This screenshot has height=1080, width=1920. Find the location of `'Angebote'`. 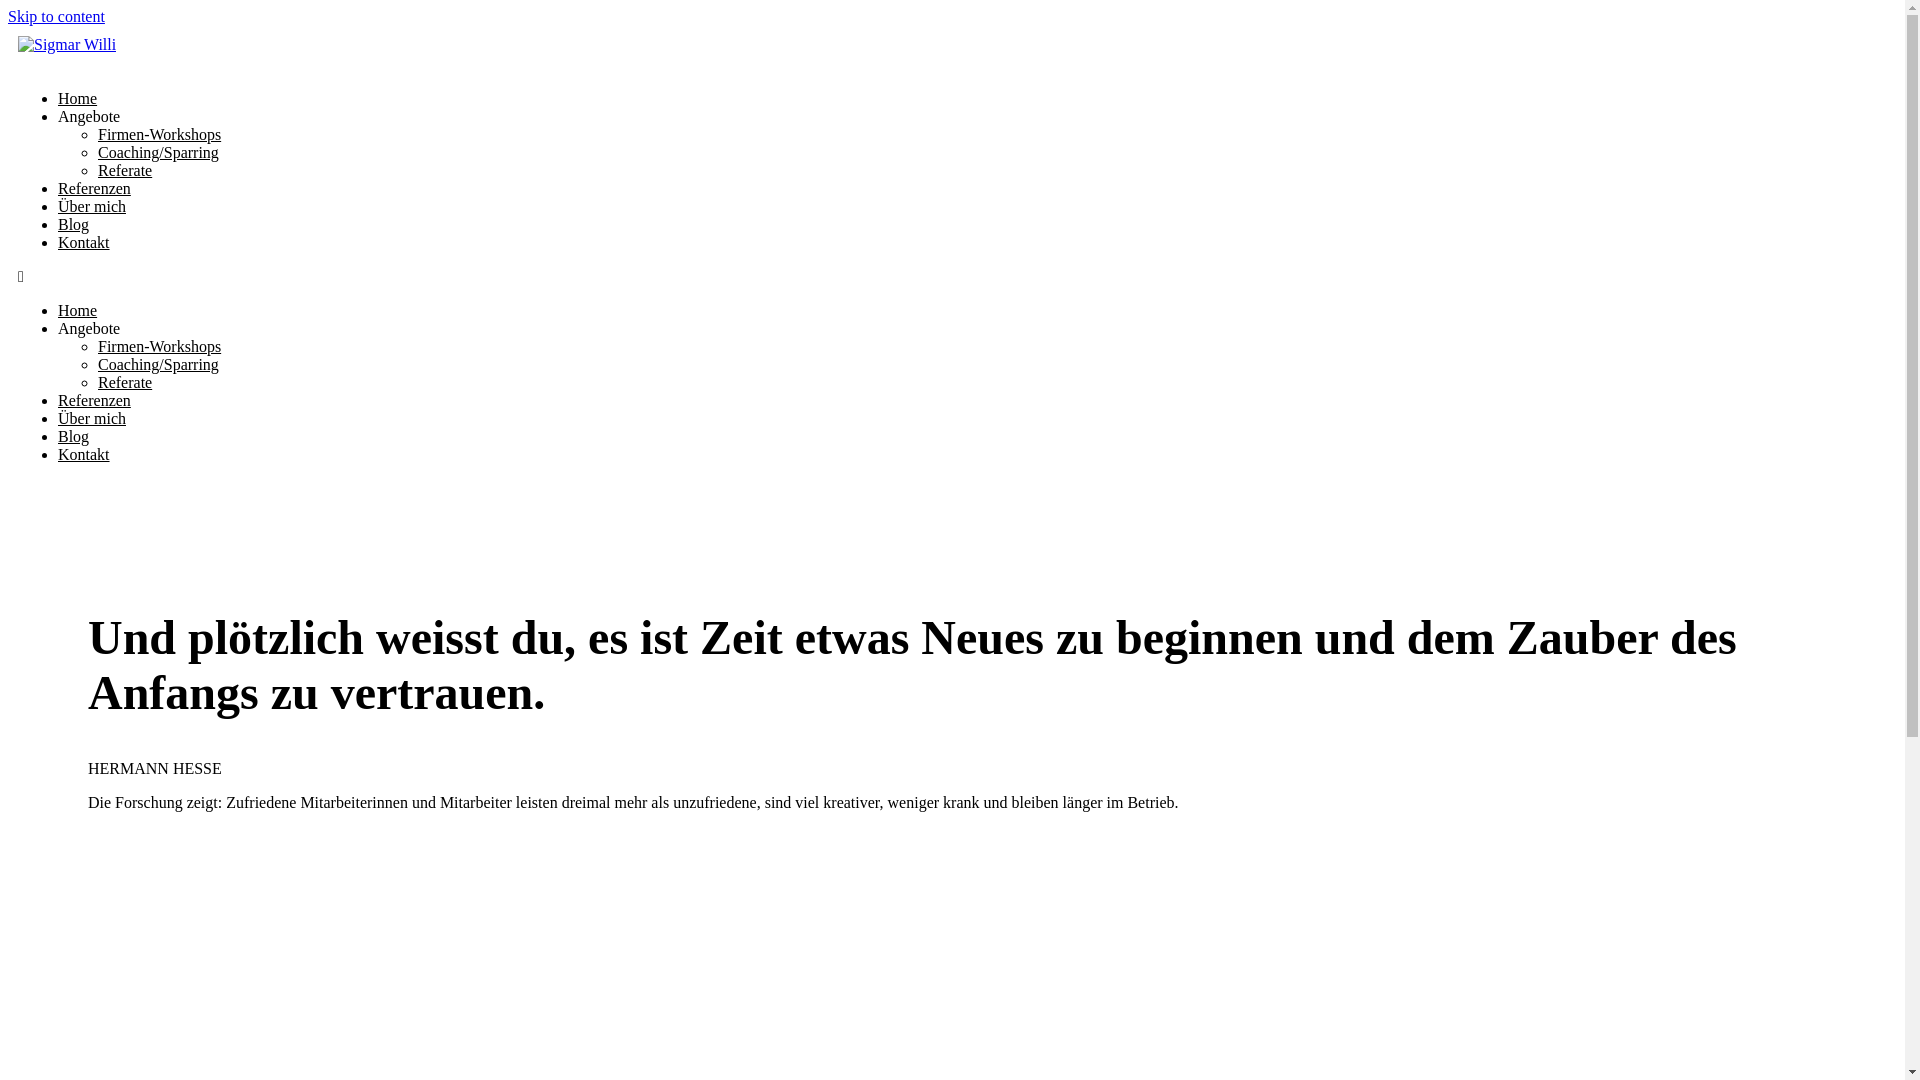

'Angebote' is located at coordinates (88, 327).